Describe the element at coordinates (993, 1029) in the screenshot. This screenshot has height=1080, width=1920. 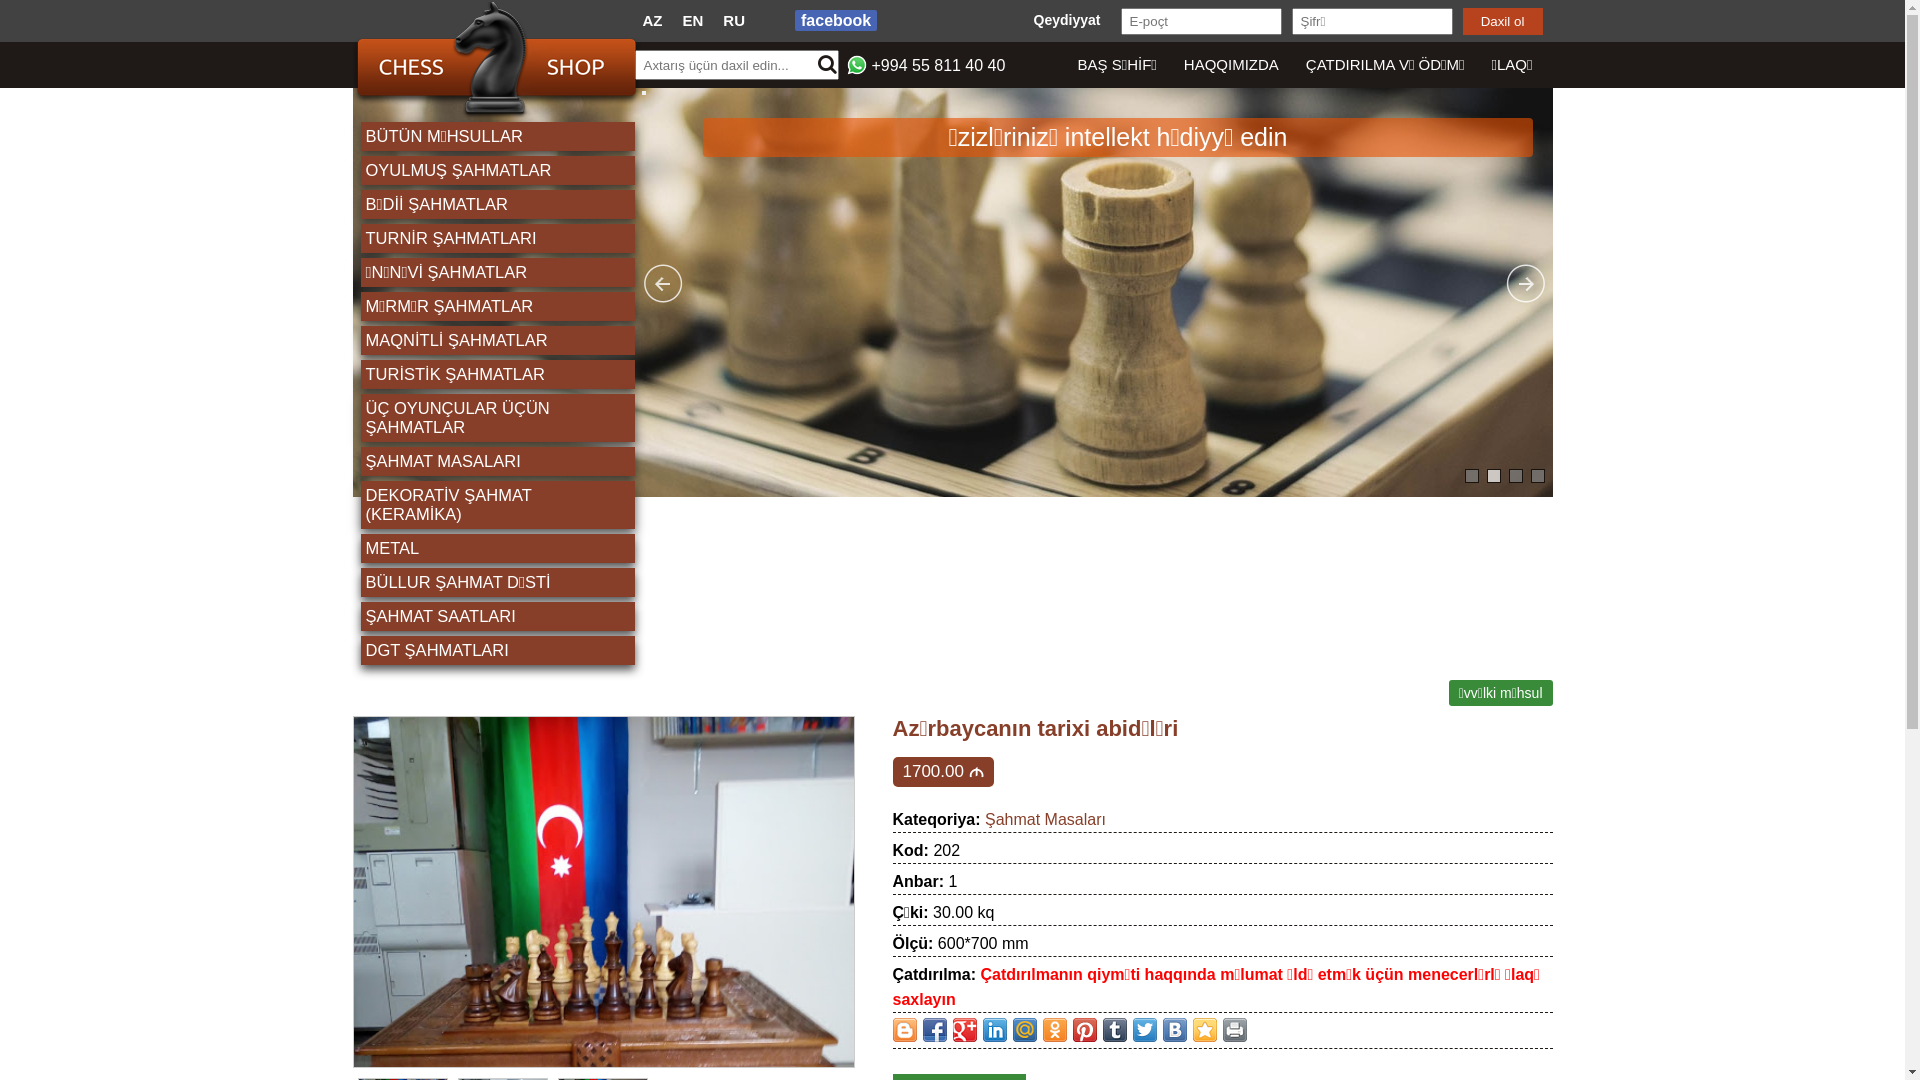
I see `'Share on Linkedin'` at that location.